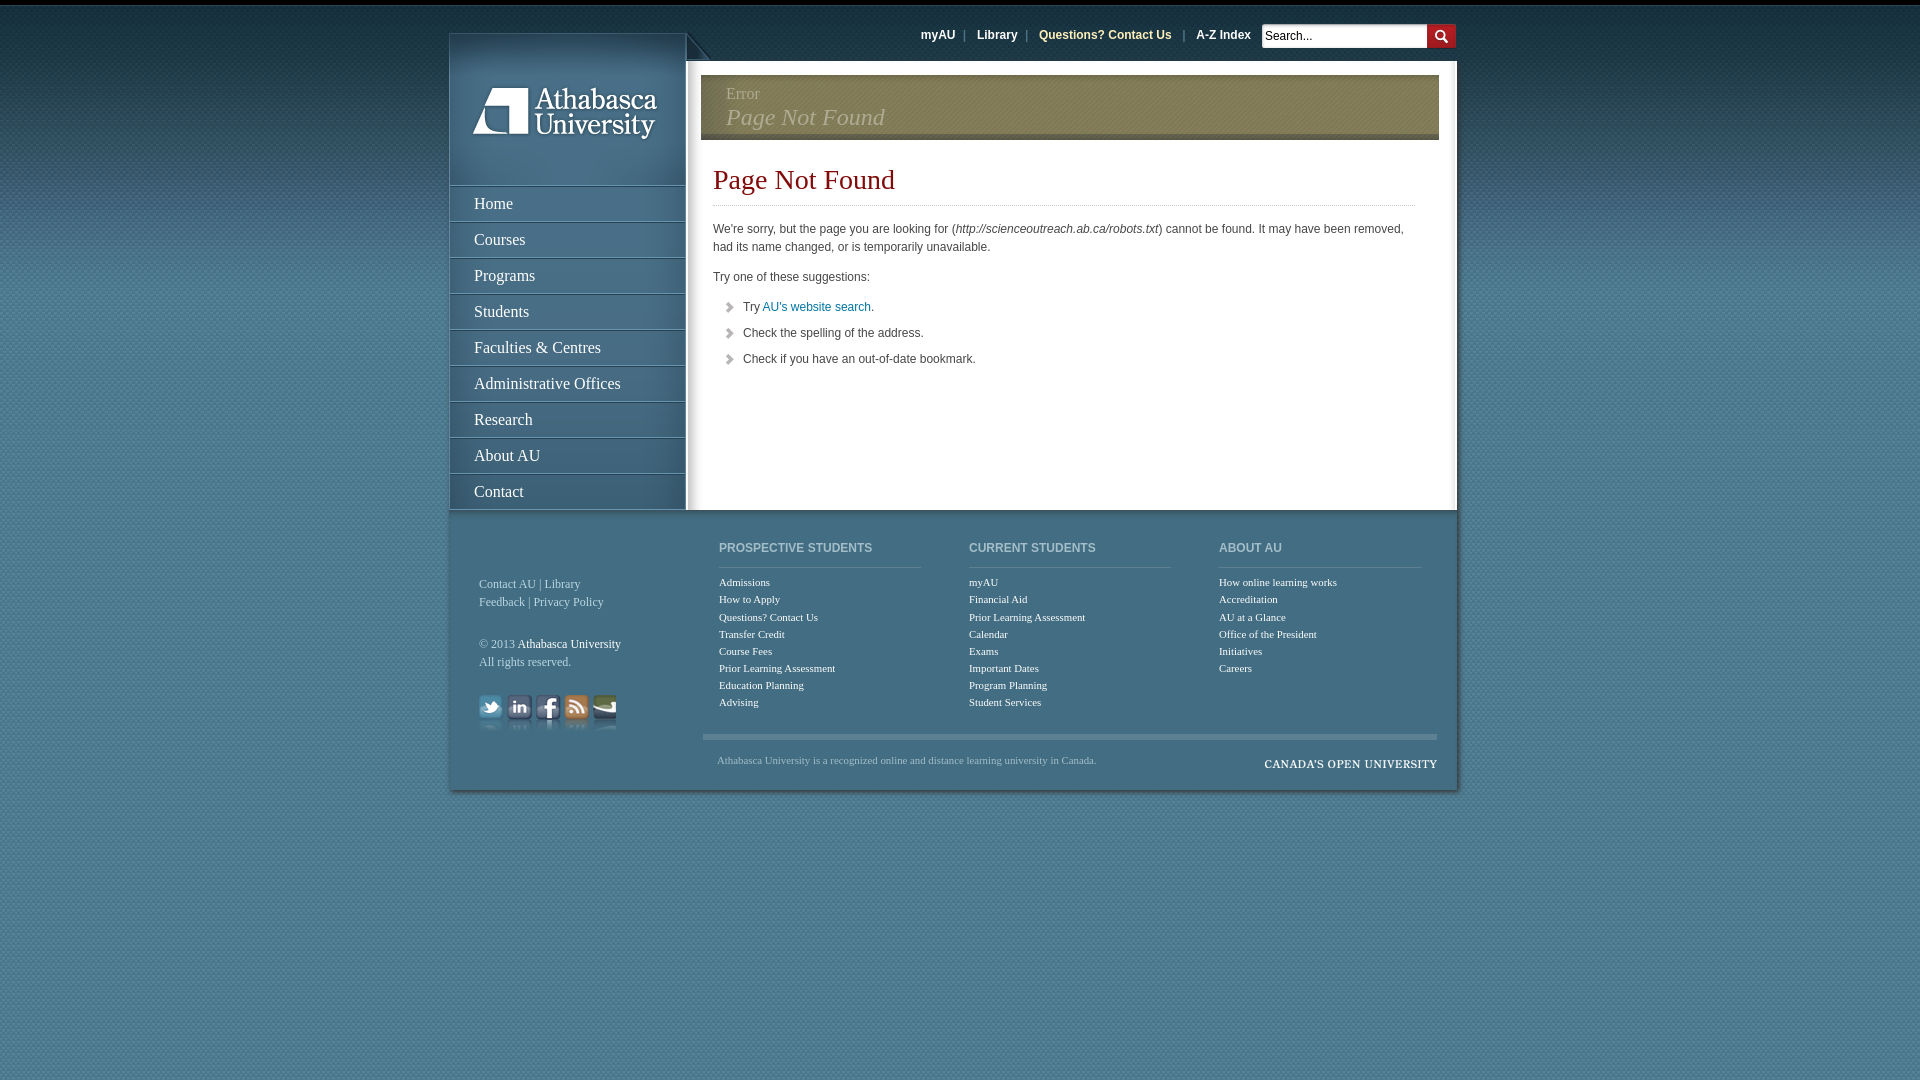 The height and width of the screenshot is (1080, 1920). What do you see at coordinates (566, 455) in the screenshot?
I see `'About AU'` at bounding box center [566, 455].